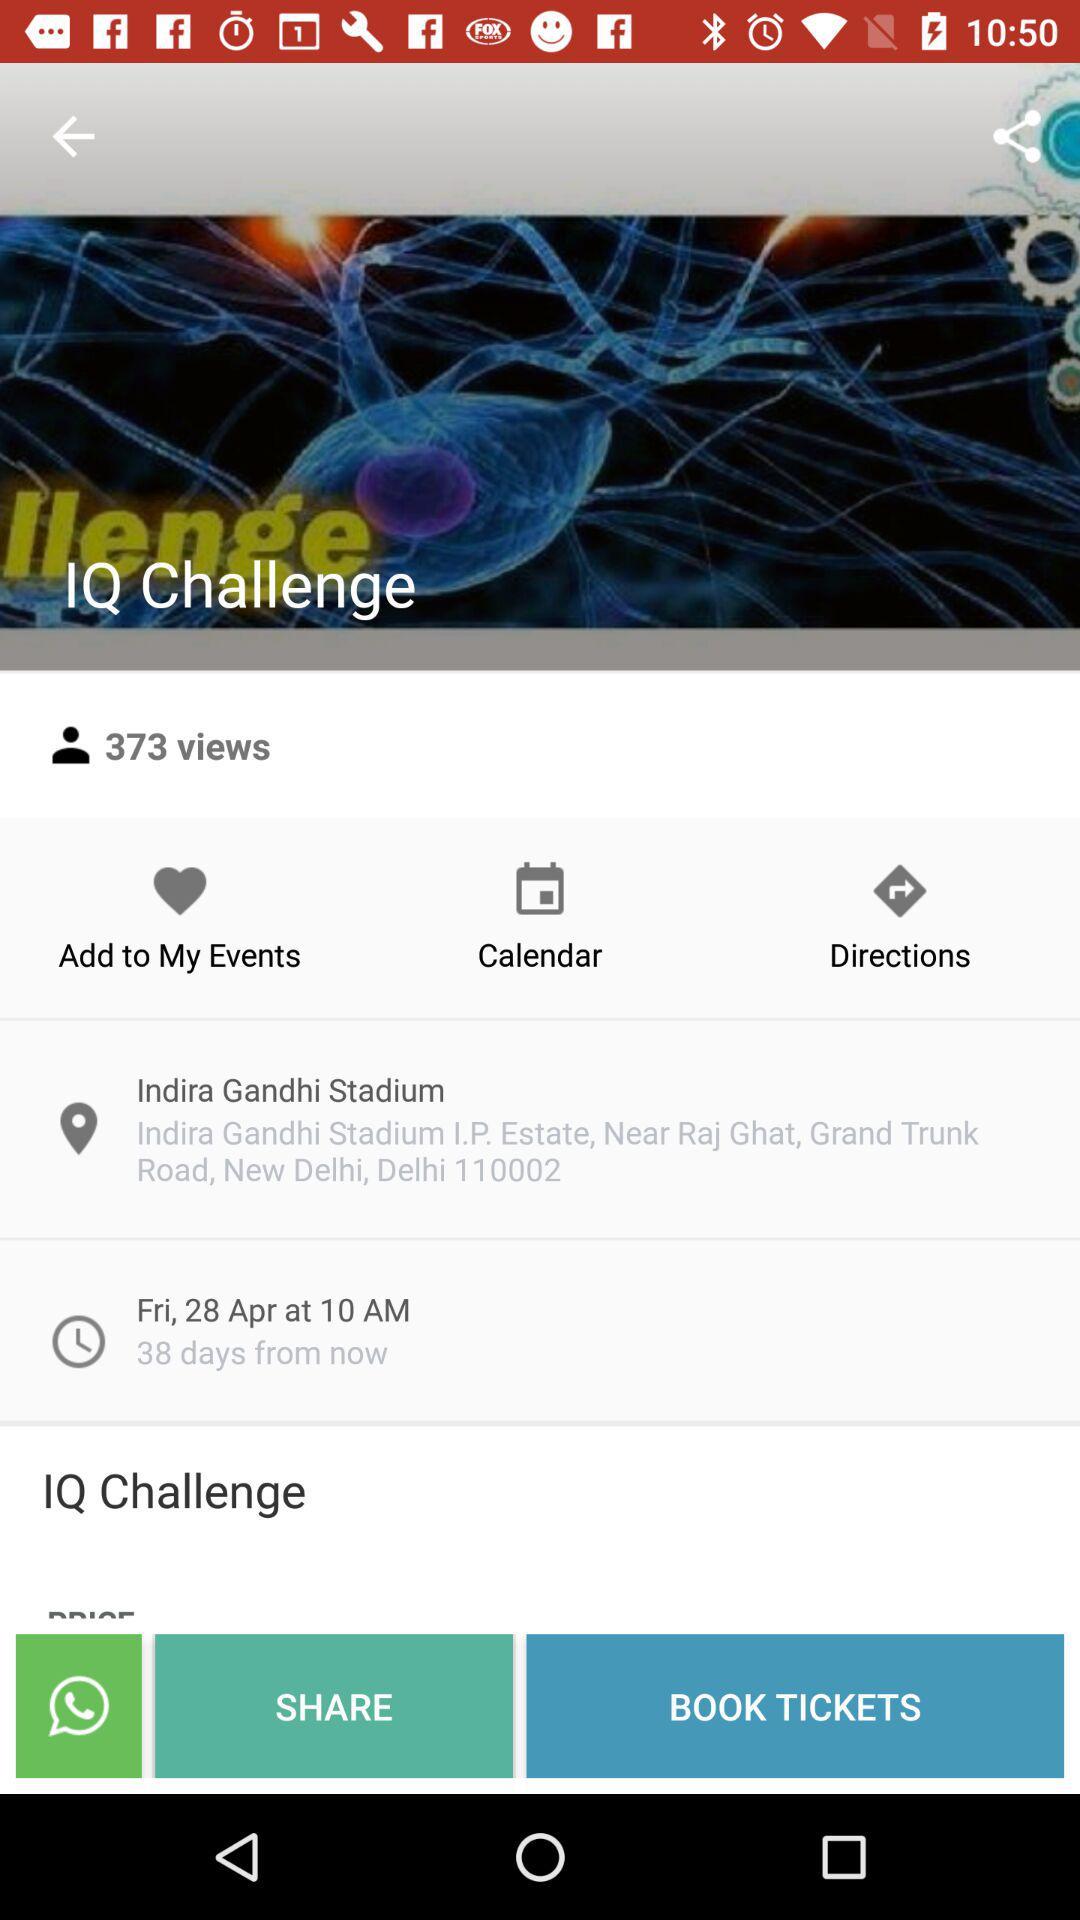 The image size is (1080, 1920). What do you see at coordinates (898, 916) in the screenshot?
I see `the icon to the right of the calendar item` at bounding box center [898, 916].